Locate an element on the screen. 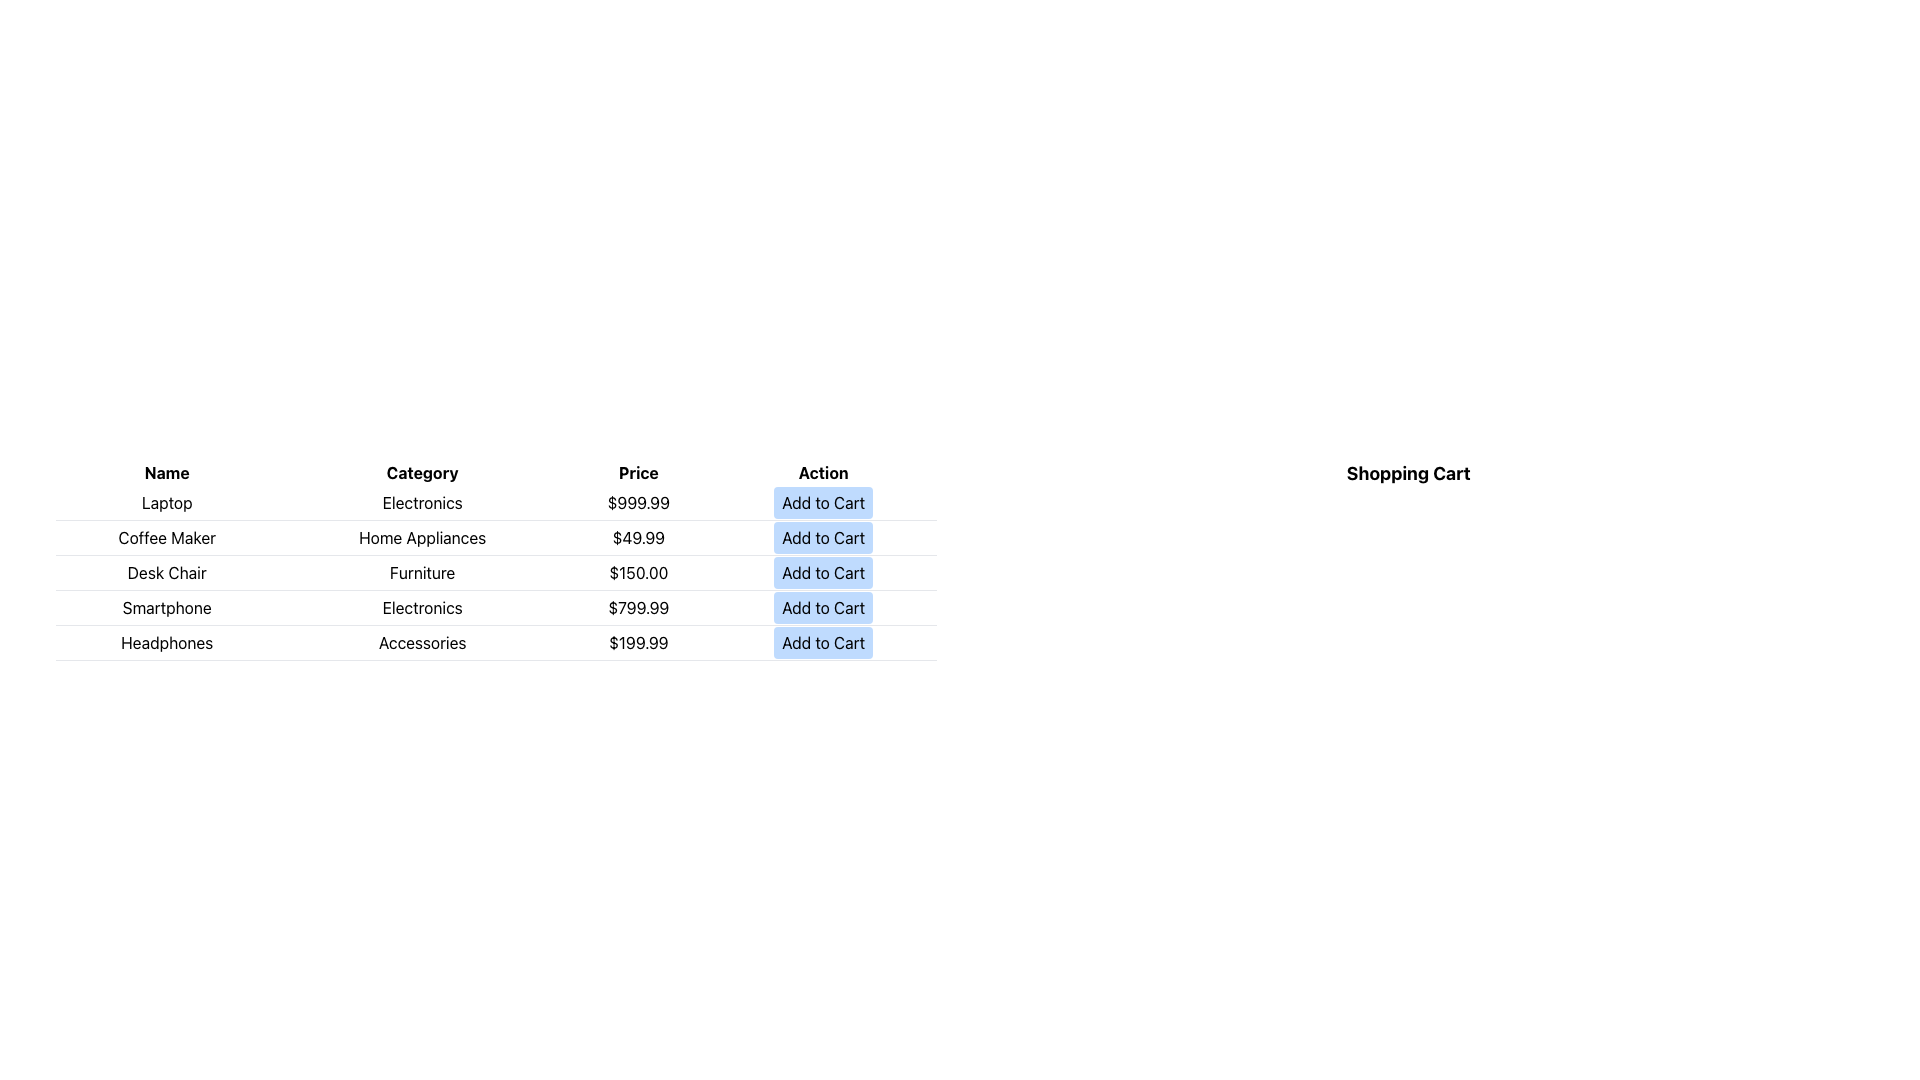 This screenshot has width=1920, height=1080. the 'Add to Cart' button with a light blue background and rounded corners located in the 'Action' column of the 'Coffee Maker' product row is located at coordinates (823, 536).